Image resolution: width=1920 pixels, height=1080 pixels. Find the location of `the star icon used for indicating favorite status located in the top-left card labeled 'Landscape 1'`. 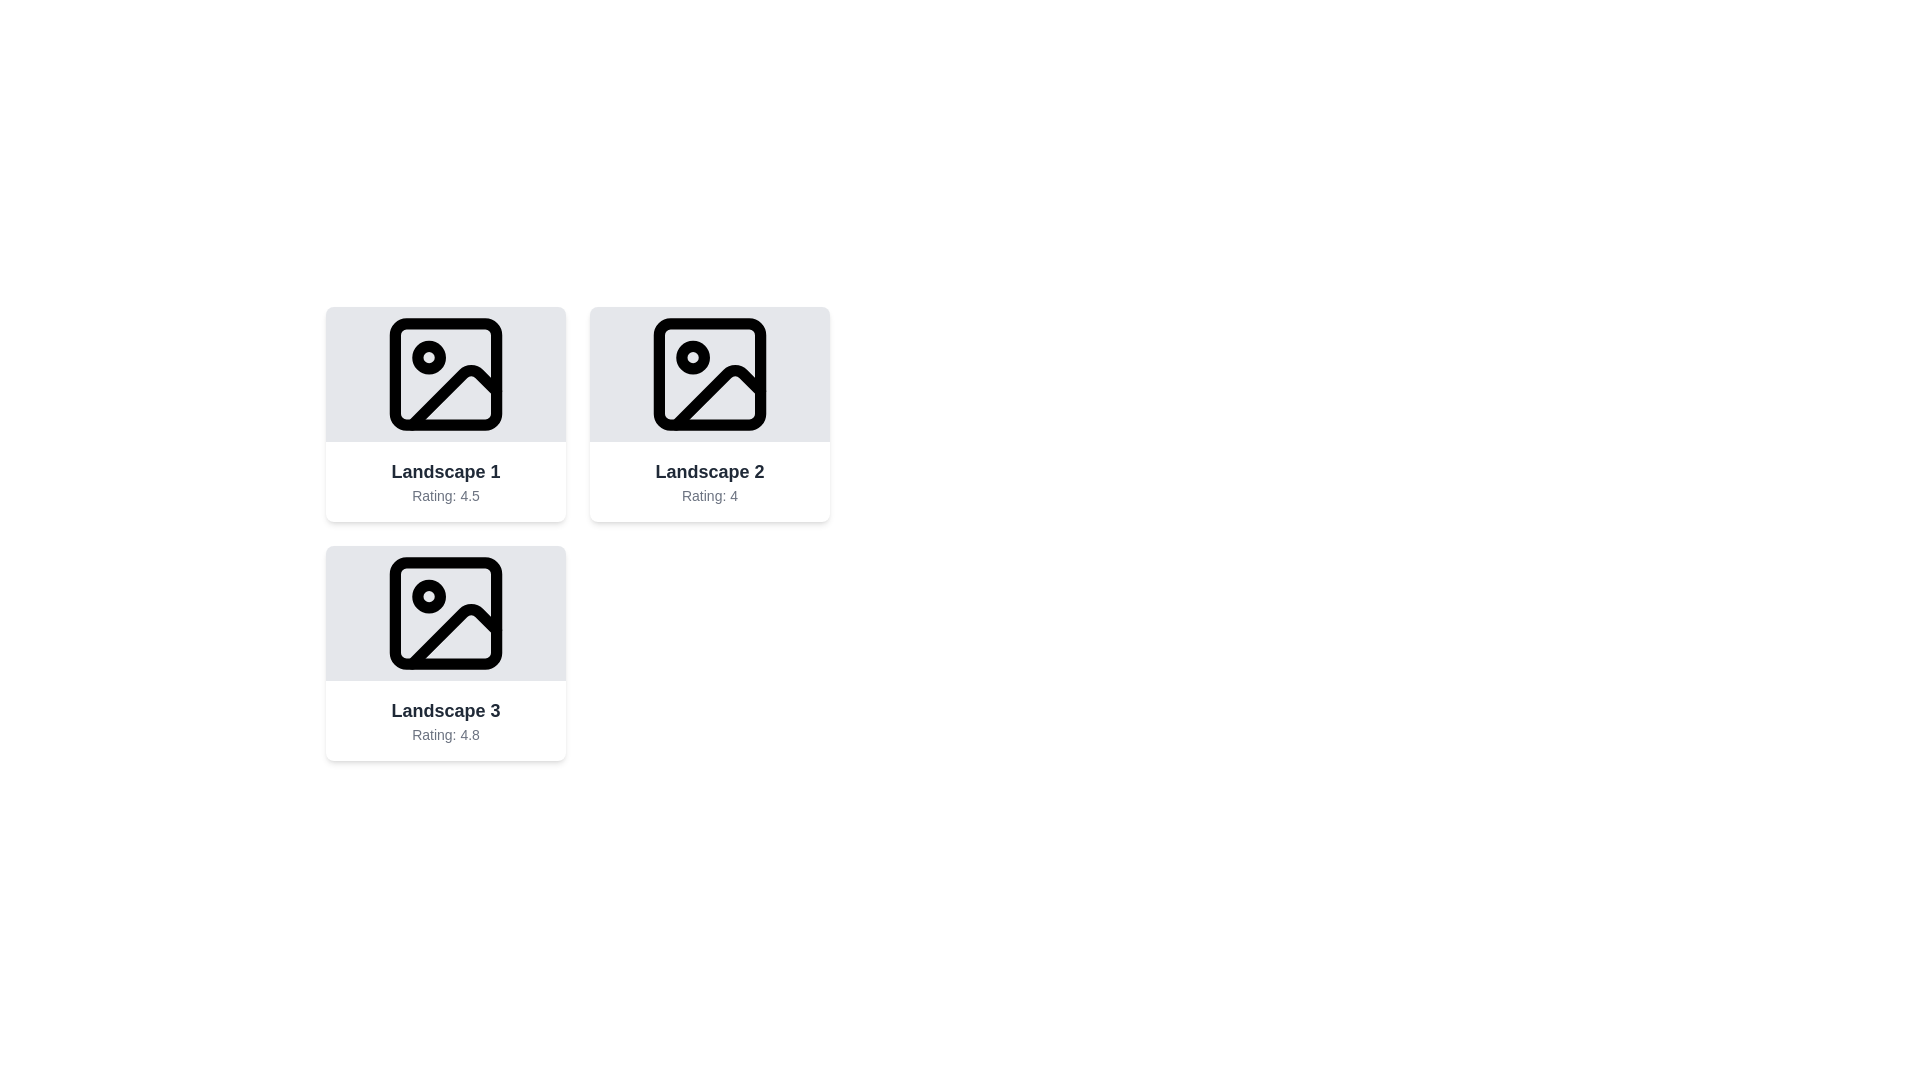

the star icon used for indicating favorite status located in the top-left card labeled 'Landscape 1' is located at coordinates (445, 374).